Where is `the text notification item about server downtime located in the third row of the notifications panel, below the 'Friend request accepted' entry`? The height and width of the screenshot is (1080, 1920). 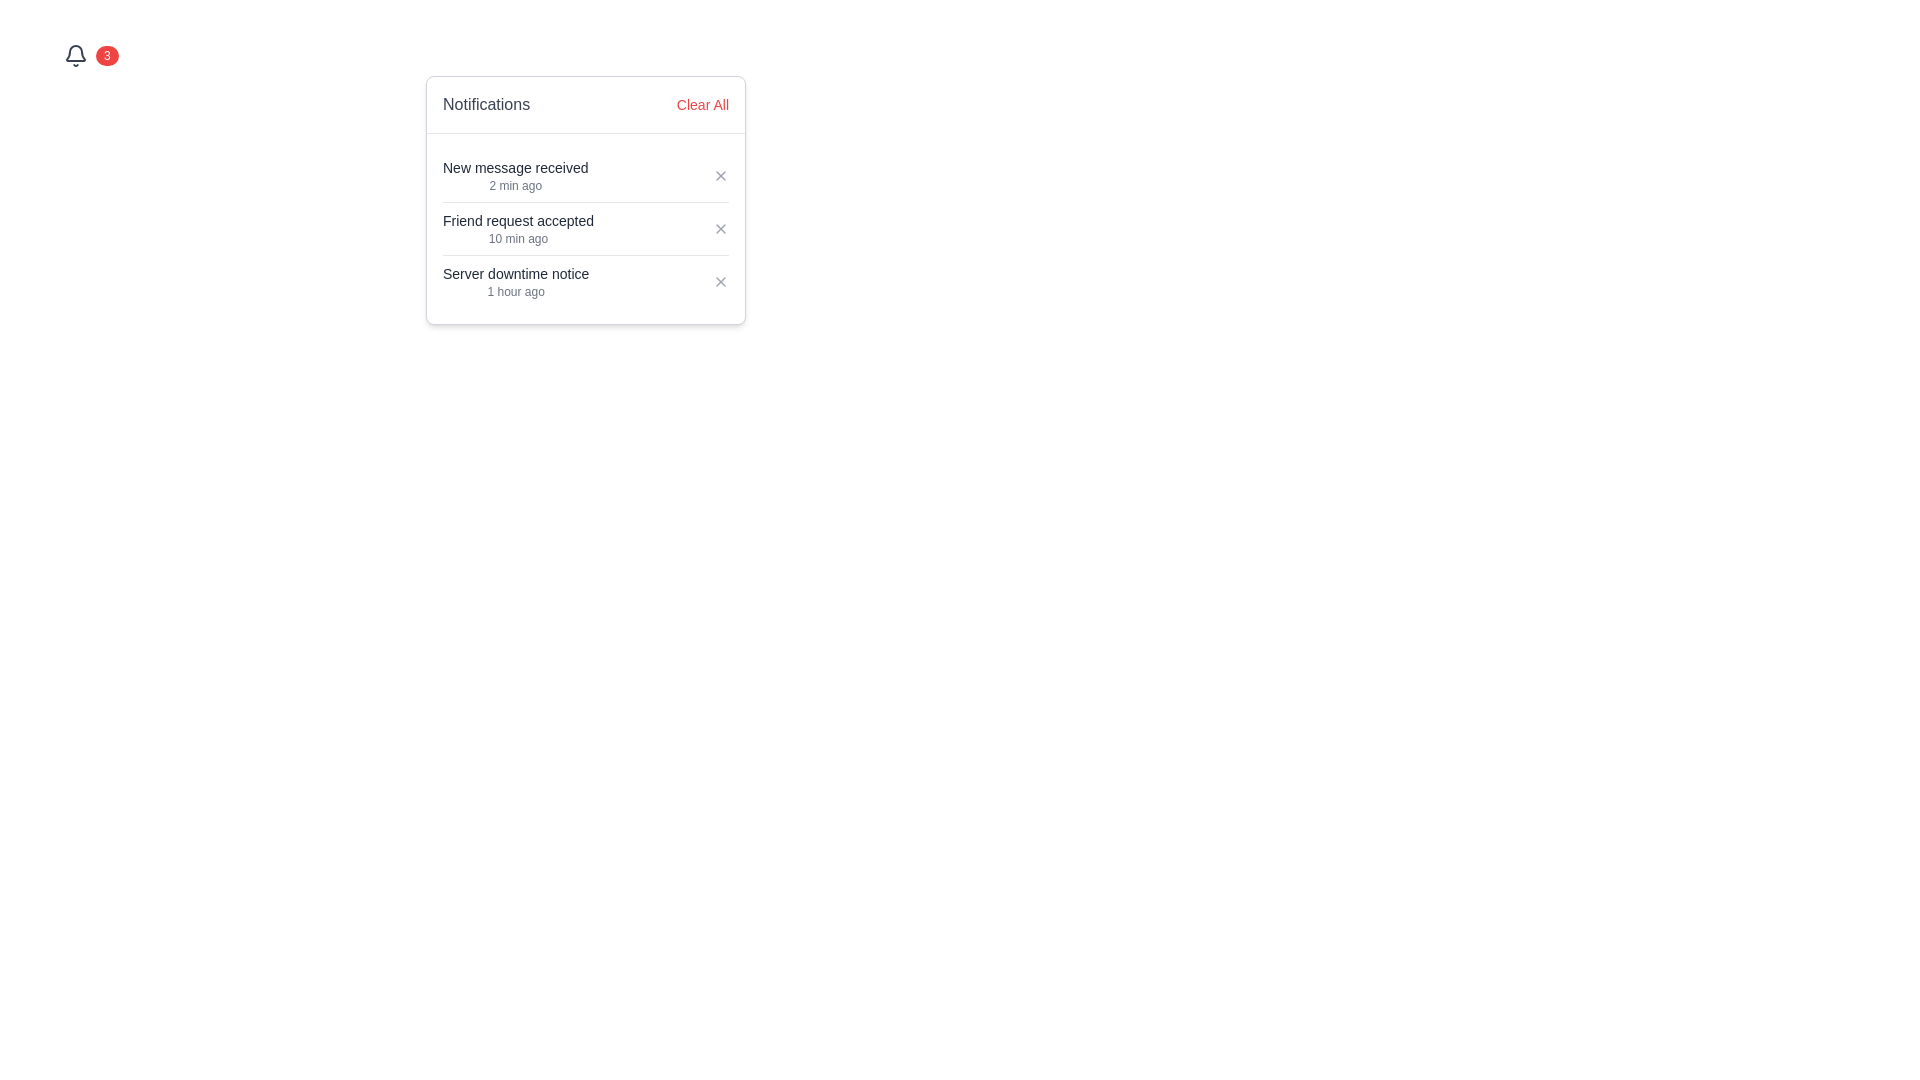 the text notification item about server downtime located in the third row of the notifications panel, below the 'Friend request accepted' entry is located at coordinates (516, 281).